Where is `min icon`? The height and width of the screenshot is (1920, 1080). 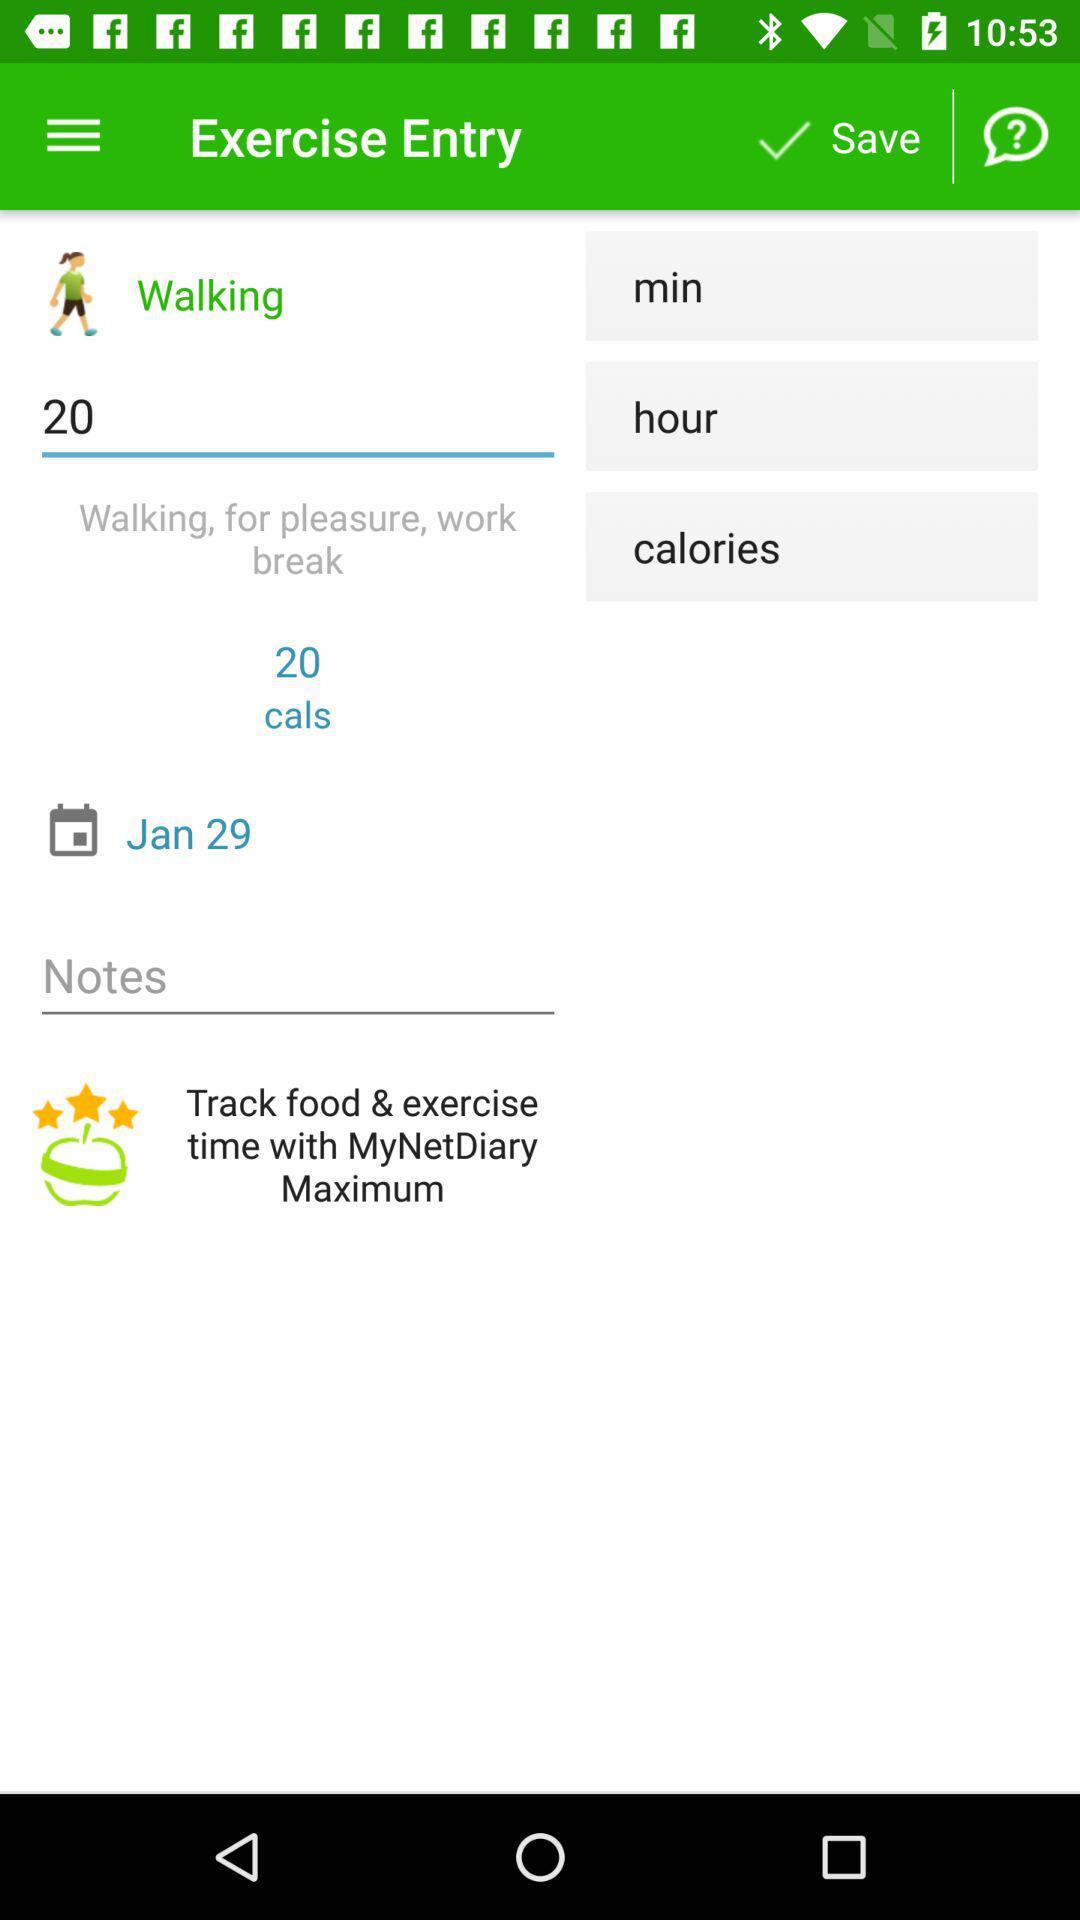
min icon is located at coordinates (644, 284).